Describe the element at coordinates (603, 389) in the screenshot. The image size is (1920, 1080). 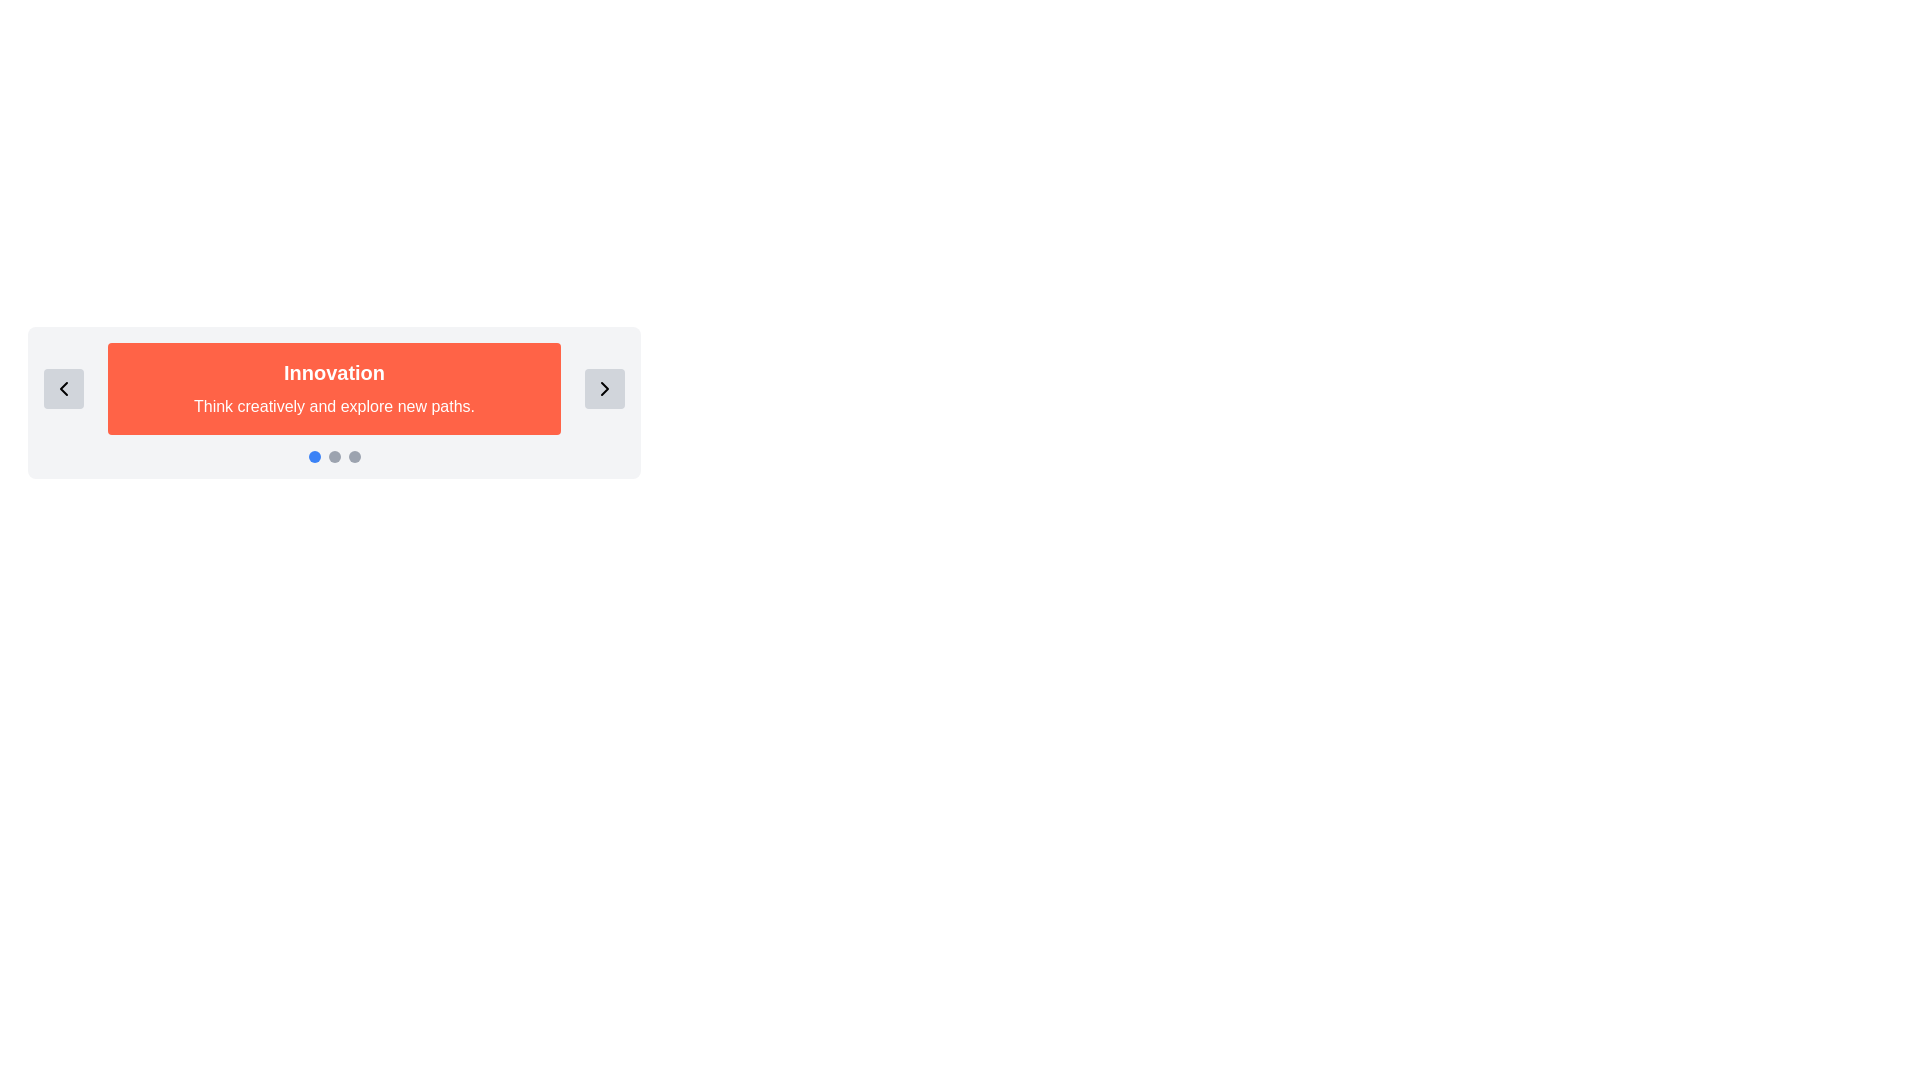
I see `the chevron icon embedded in the button located on the right side of the red 'Innovation' section` at that location.